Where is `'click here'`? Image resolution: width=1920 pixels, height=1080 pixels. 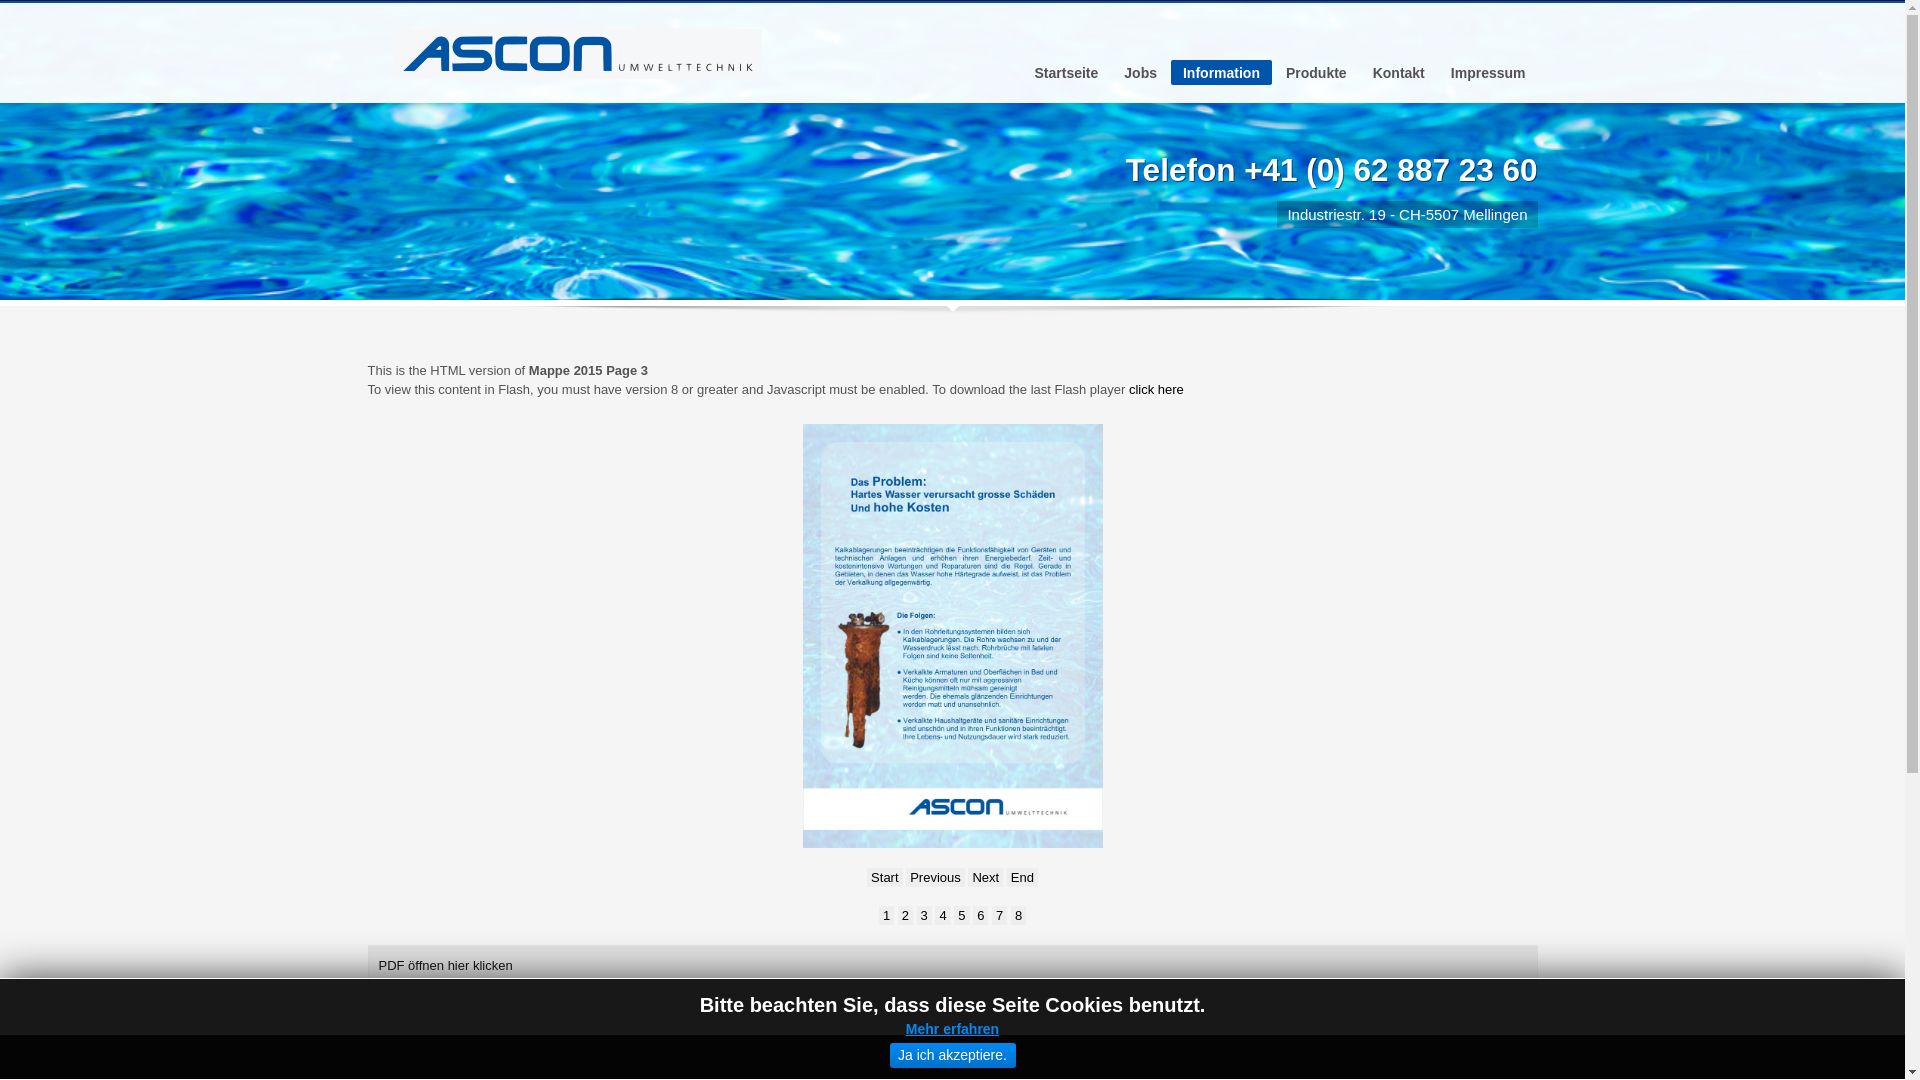
'click here' is located at coordinates (1128, 389).